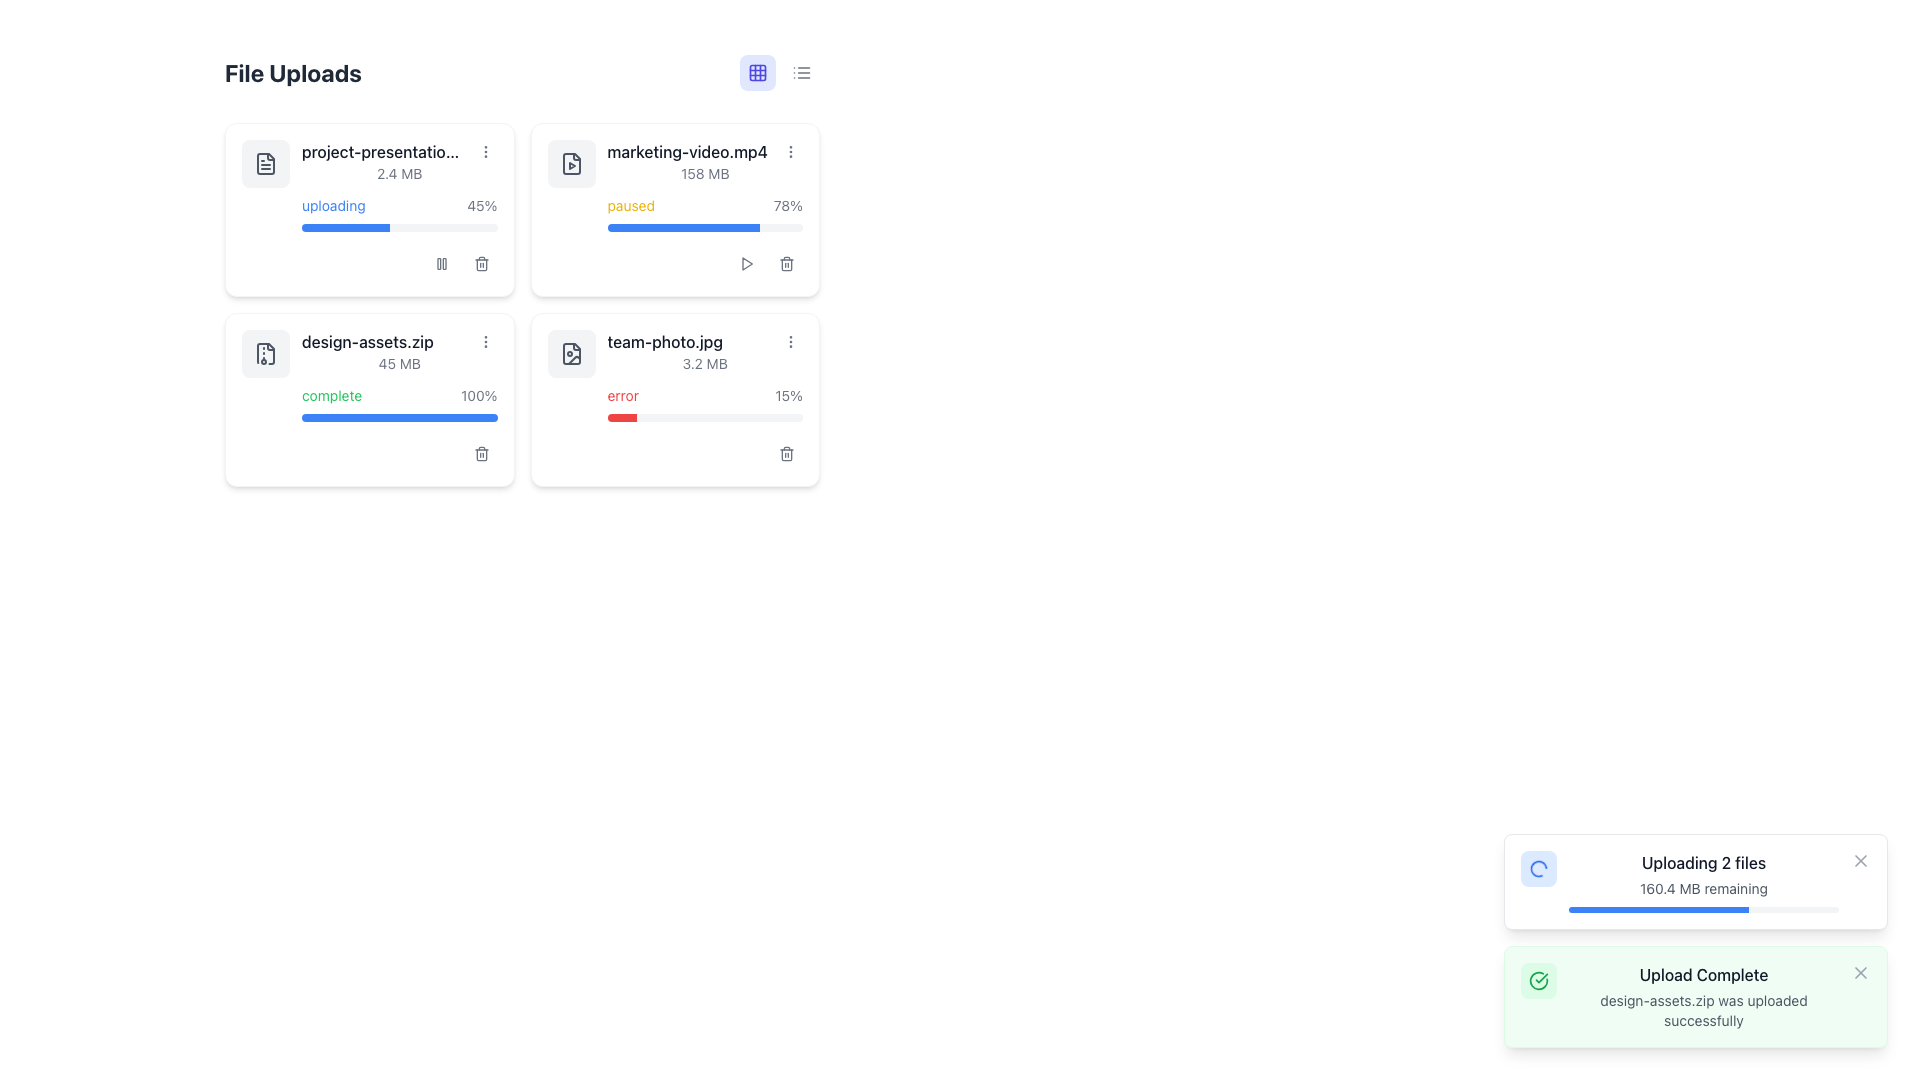  Describe the element at coordinates (570, 163) in the screenshot. I see `the video file icon labeled 'marketing-video.mp4', which is located in the second box from the left in the top row of the layout` at that location.